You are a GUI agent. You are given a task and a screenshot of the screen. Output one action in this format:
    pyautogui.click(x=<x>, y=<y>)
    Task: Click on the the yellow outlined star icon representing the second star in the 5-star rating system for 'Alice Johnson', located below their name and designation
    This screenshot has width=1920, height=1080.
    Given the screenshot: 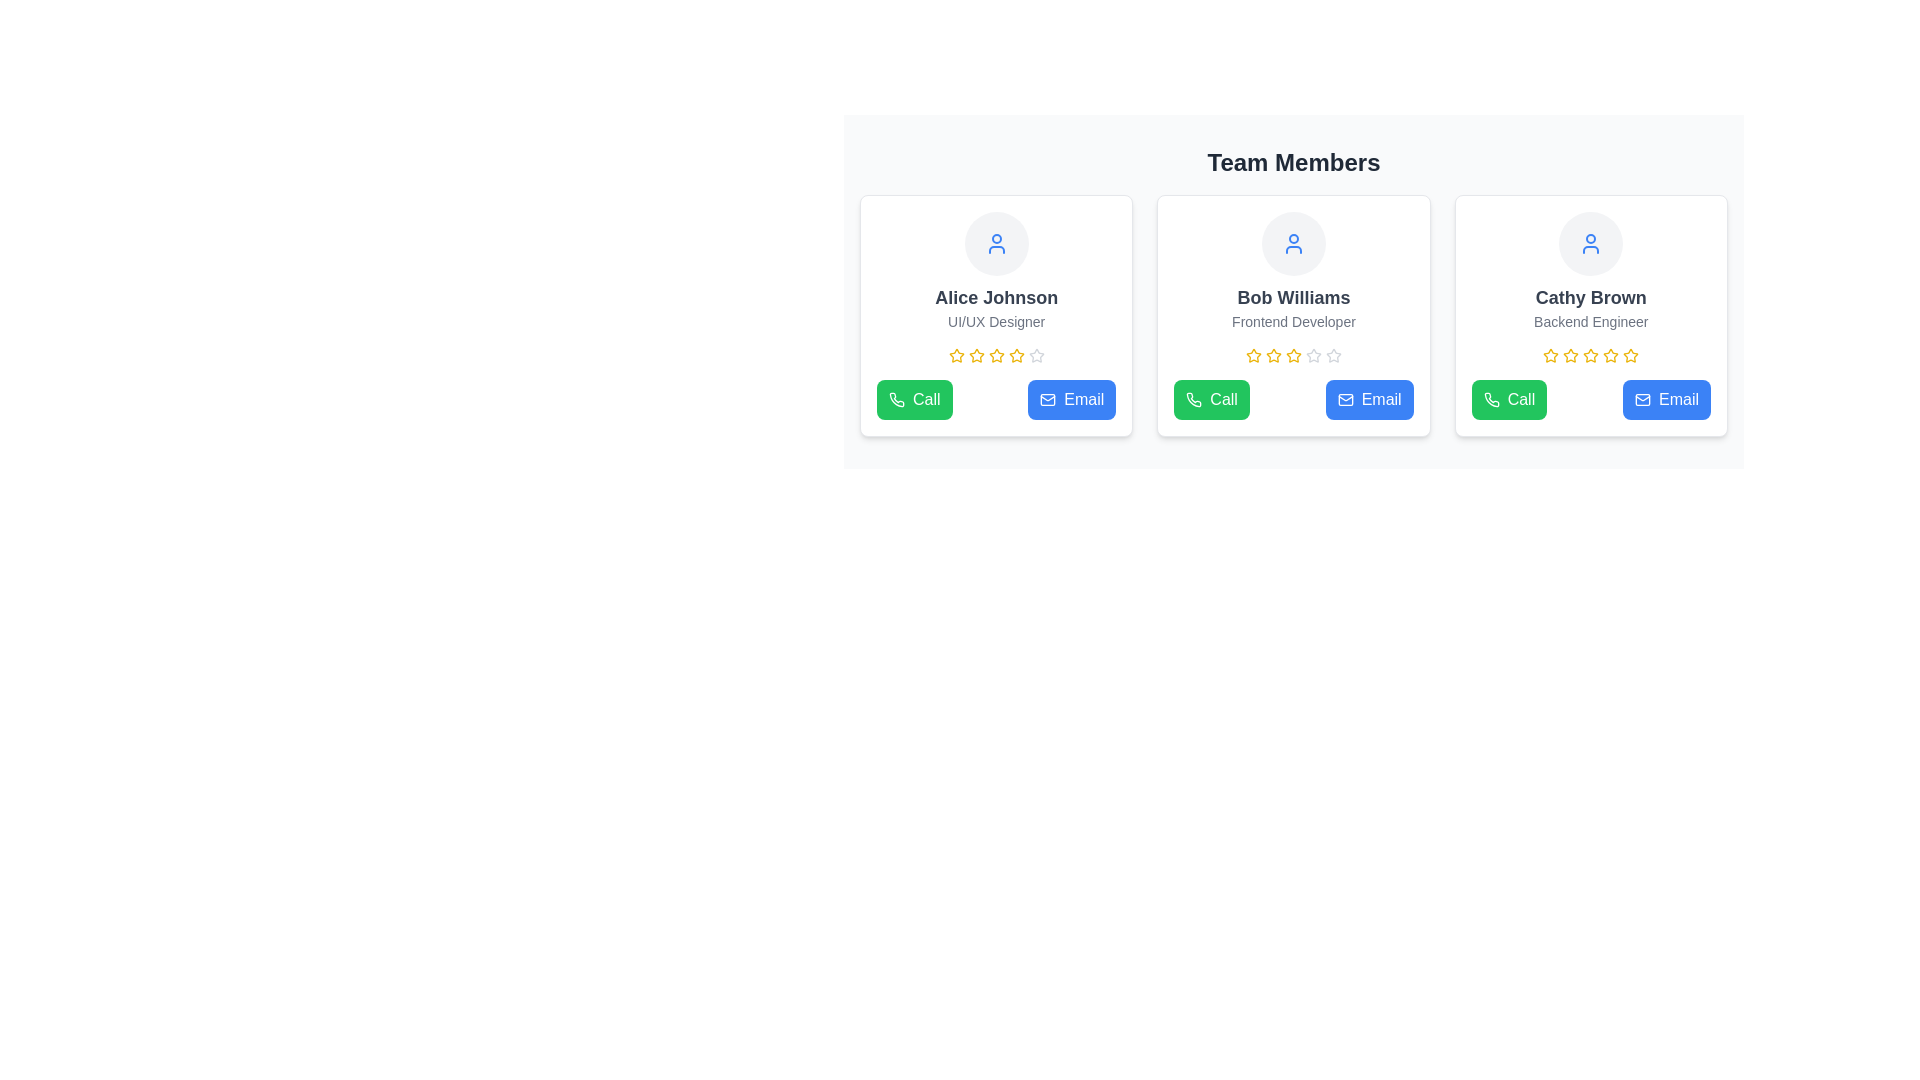 What is the action you would take?
    pyautogui.click(x=996, y=354)
    